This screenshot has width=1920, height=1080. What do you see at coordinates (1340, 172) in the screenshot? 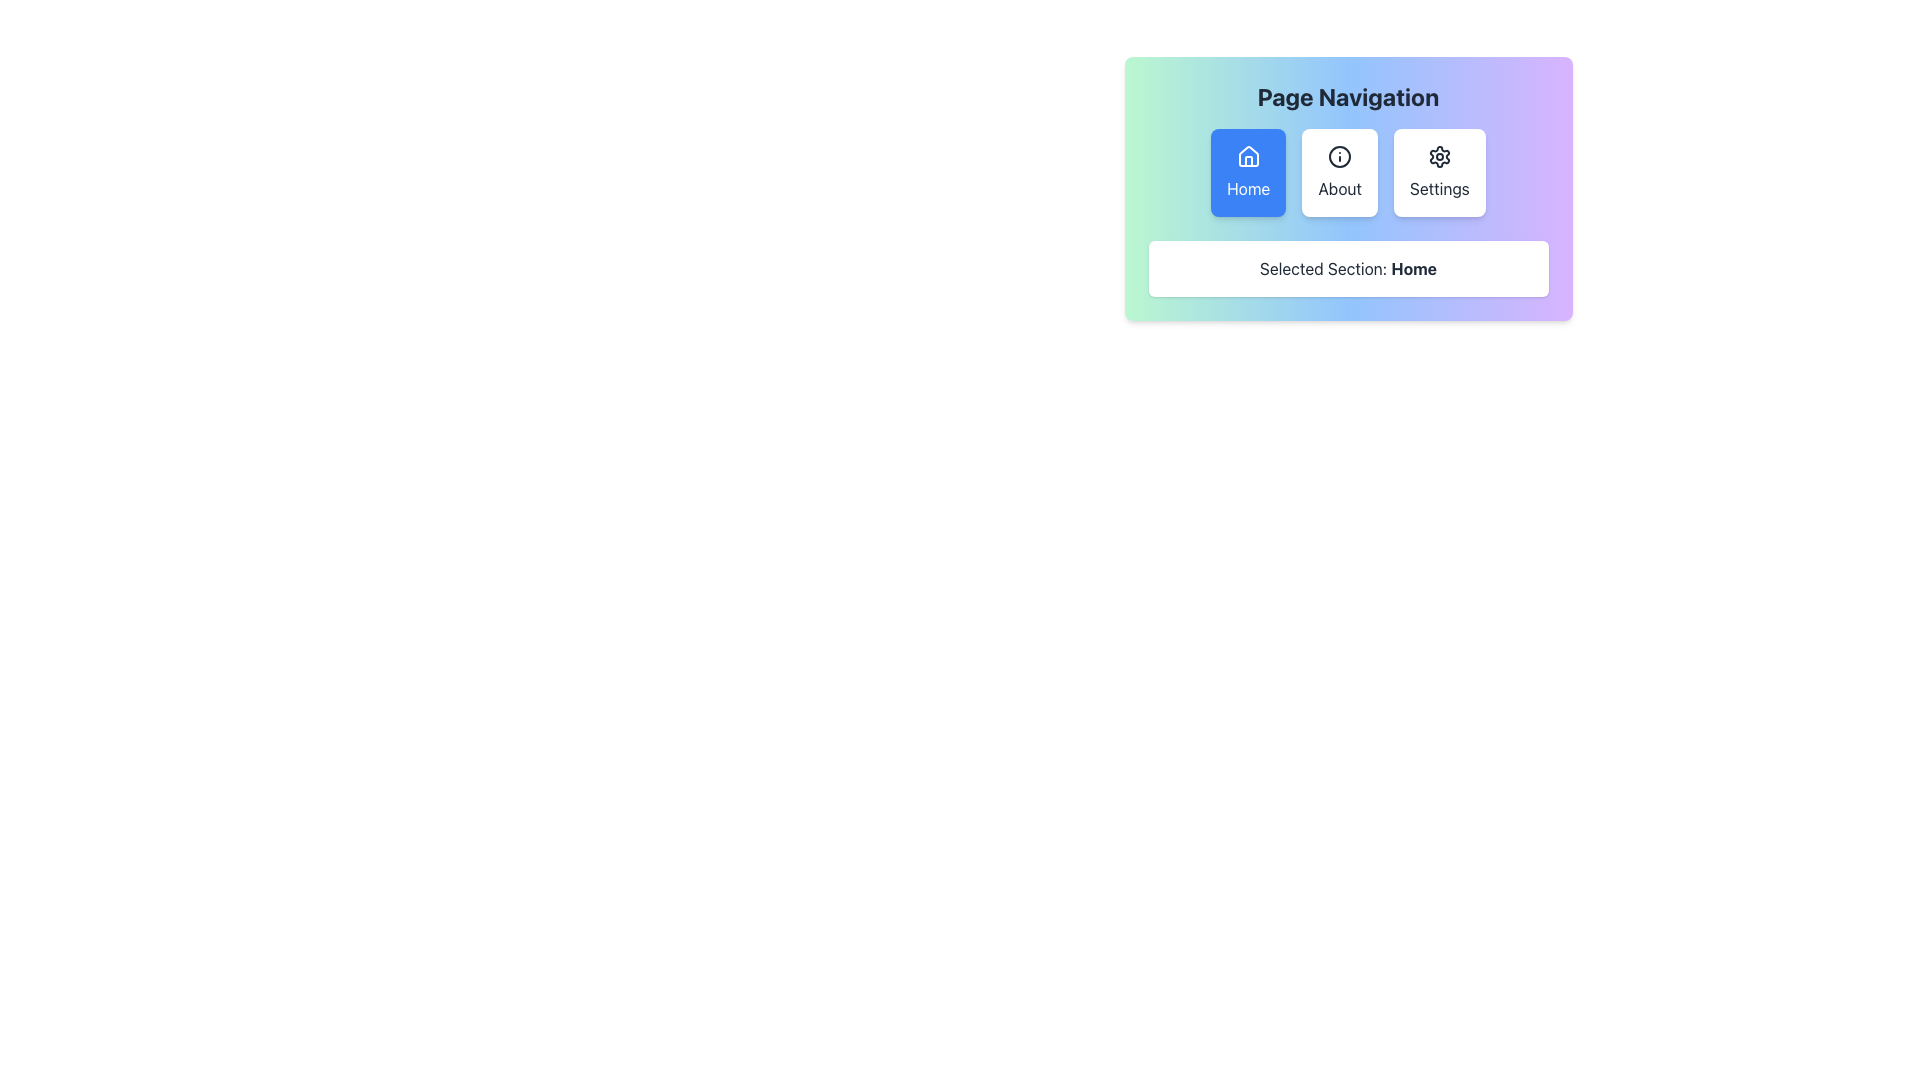
I see `the 'About' button located in the upper navigation menu` at bounding box center [1340, 172].